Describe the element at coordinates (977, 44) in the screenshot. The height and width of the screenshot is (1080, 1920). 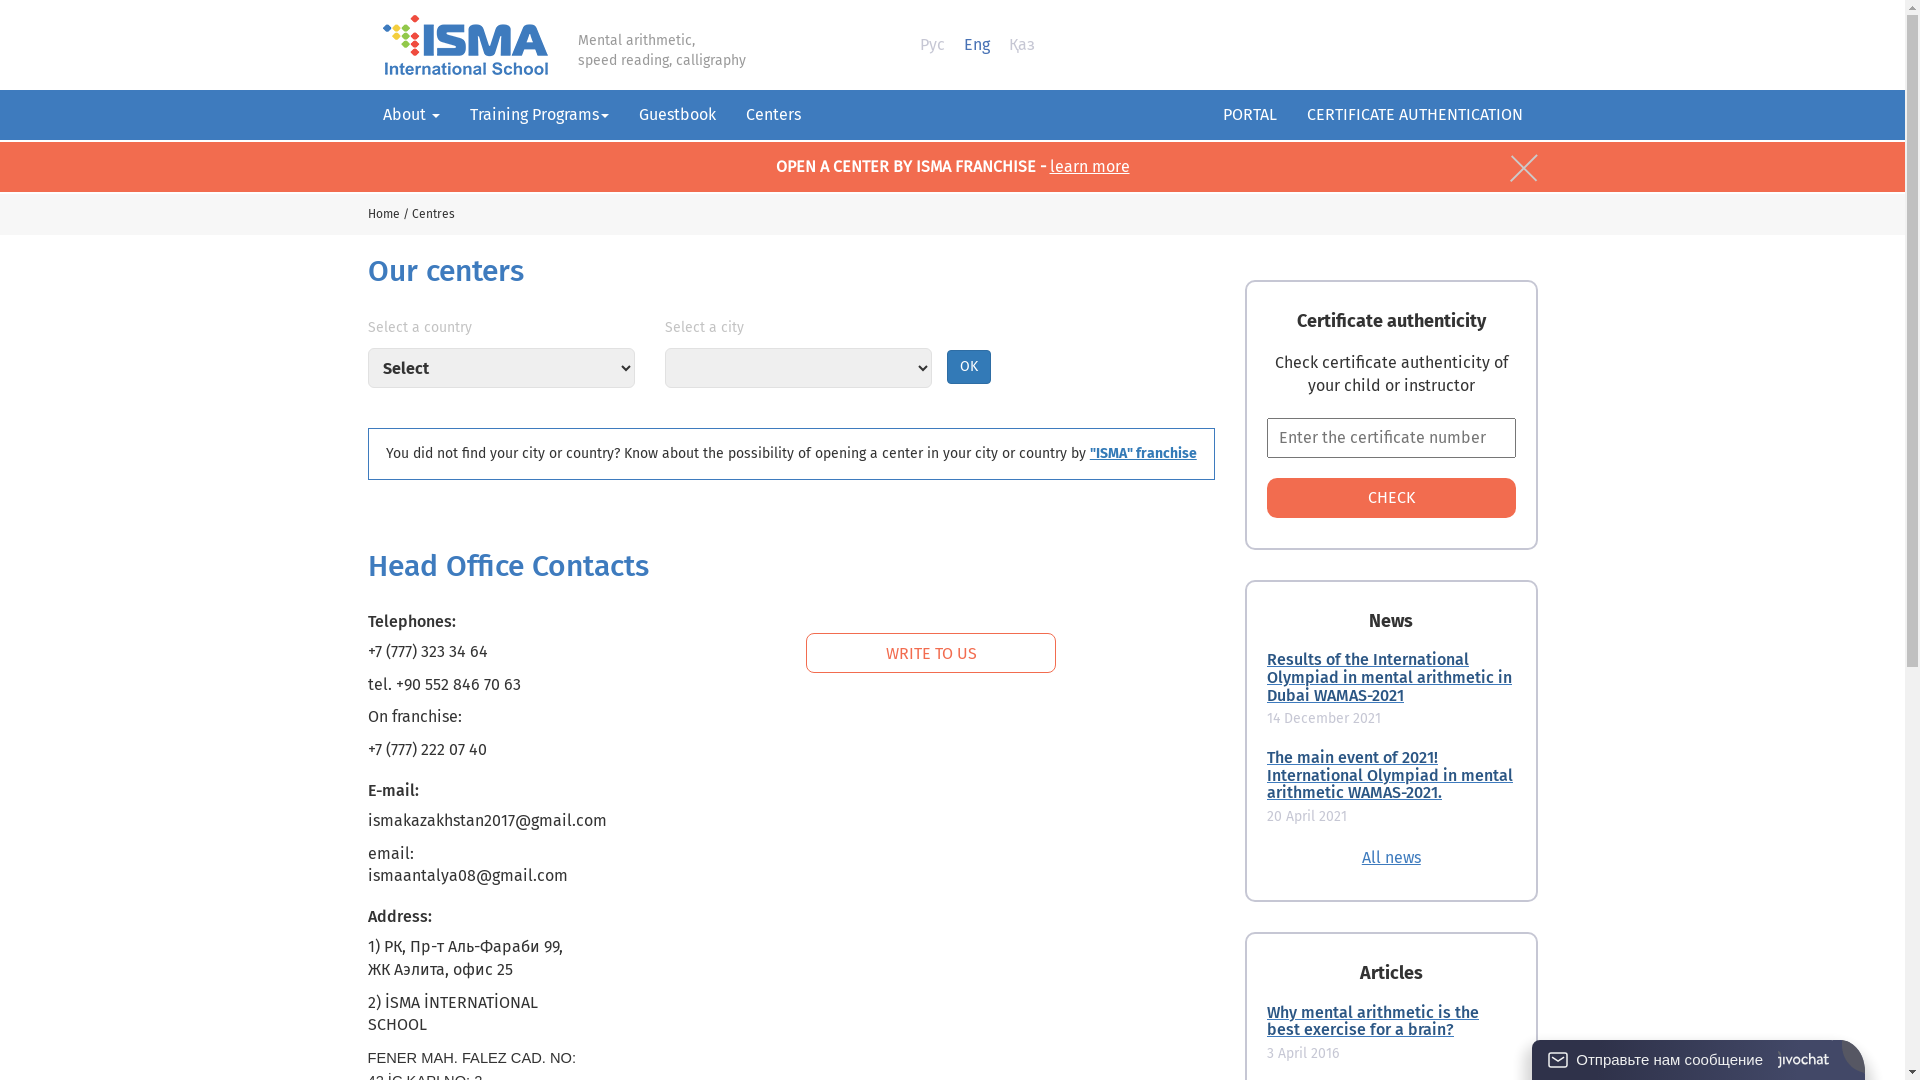
I see `'Eng'` at that location.